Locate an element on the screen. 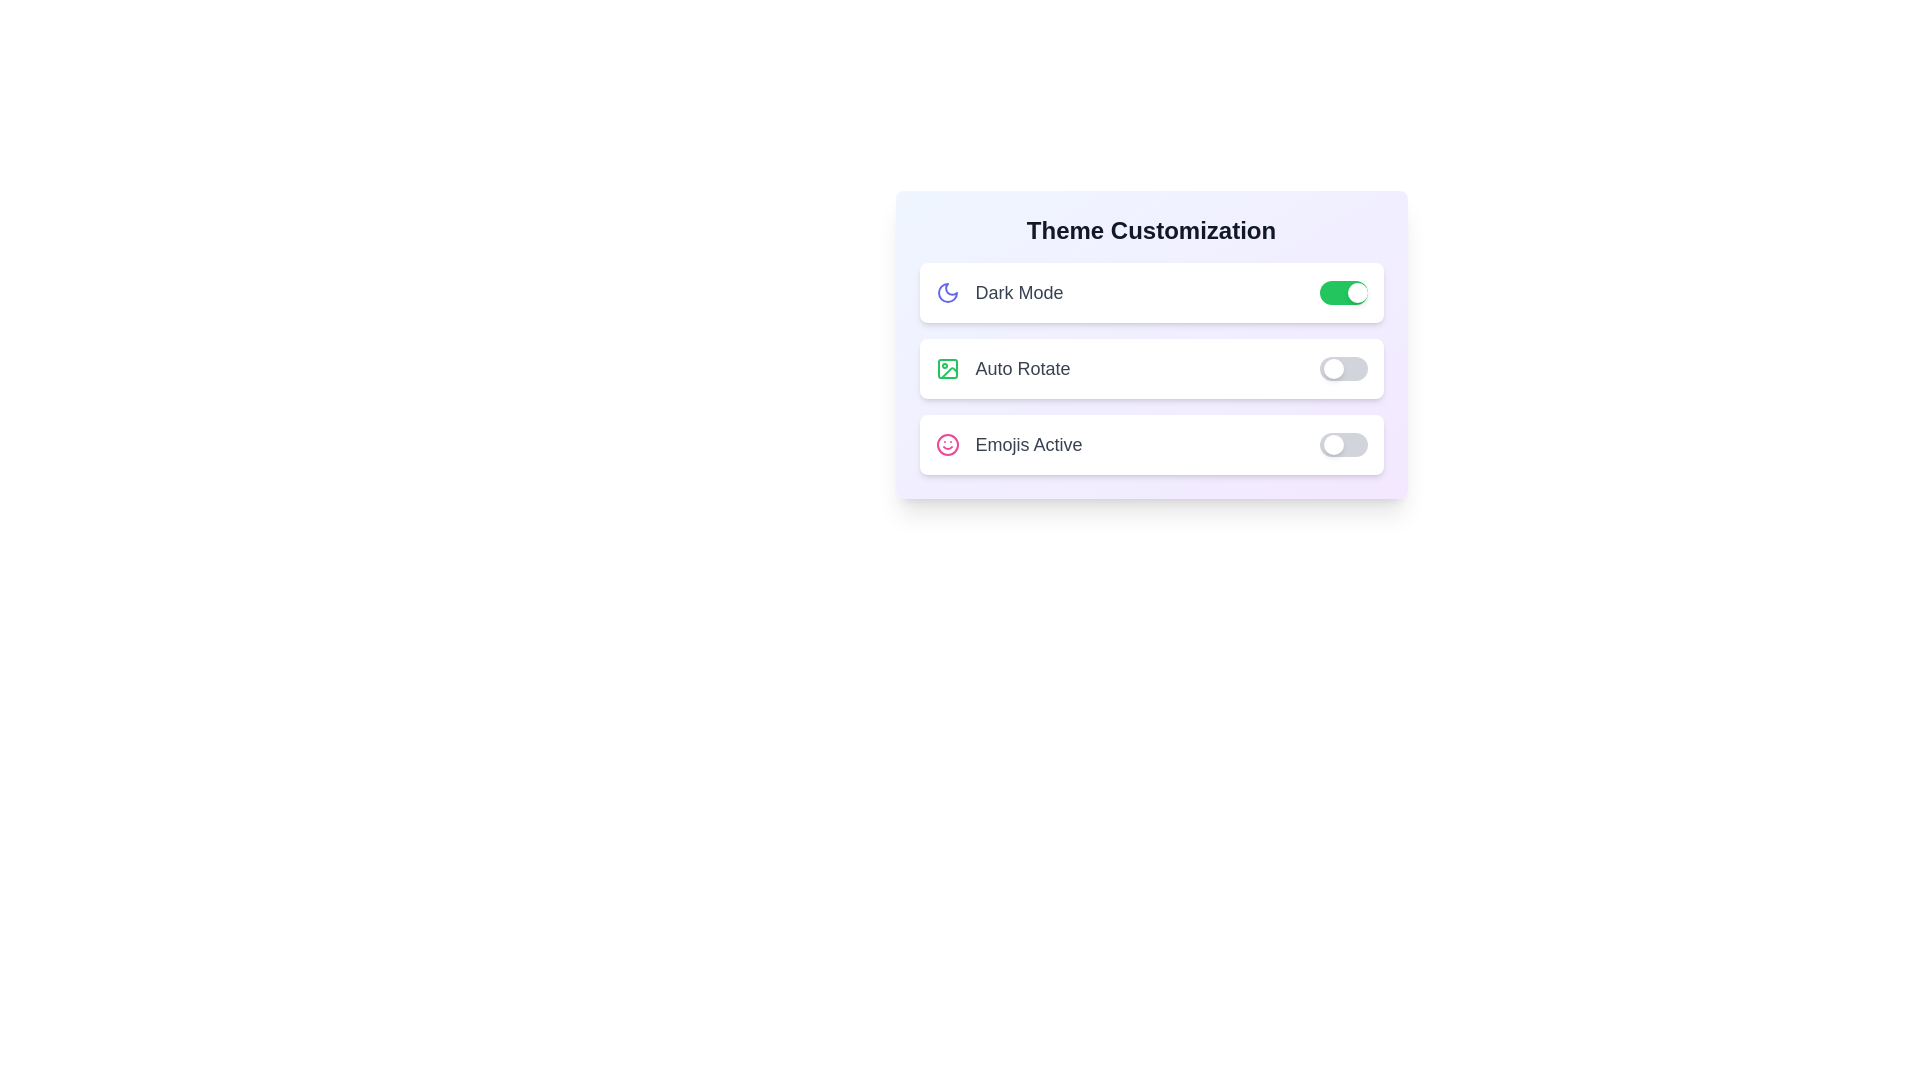 The image size is (1920, 1080). the SVG element representing the 'Auto Rotate' option, located in the second row of the 'Theme Customization' list is located at coordinates (946, 369).